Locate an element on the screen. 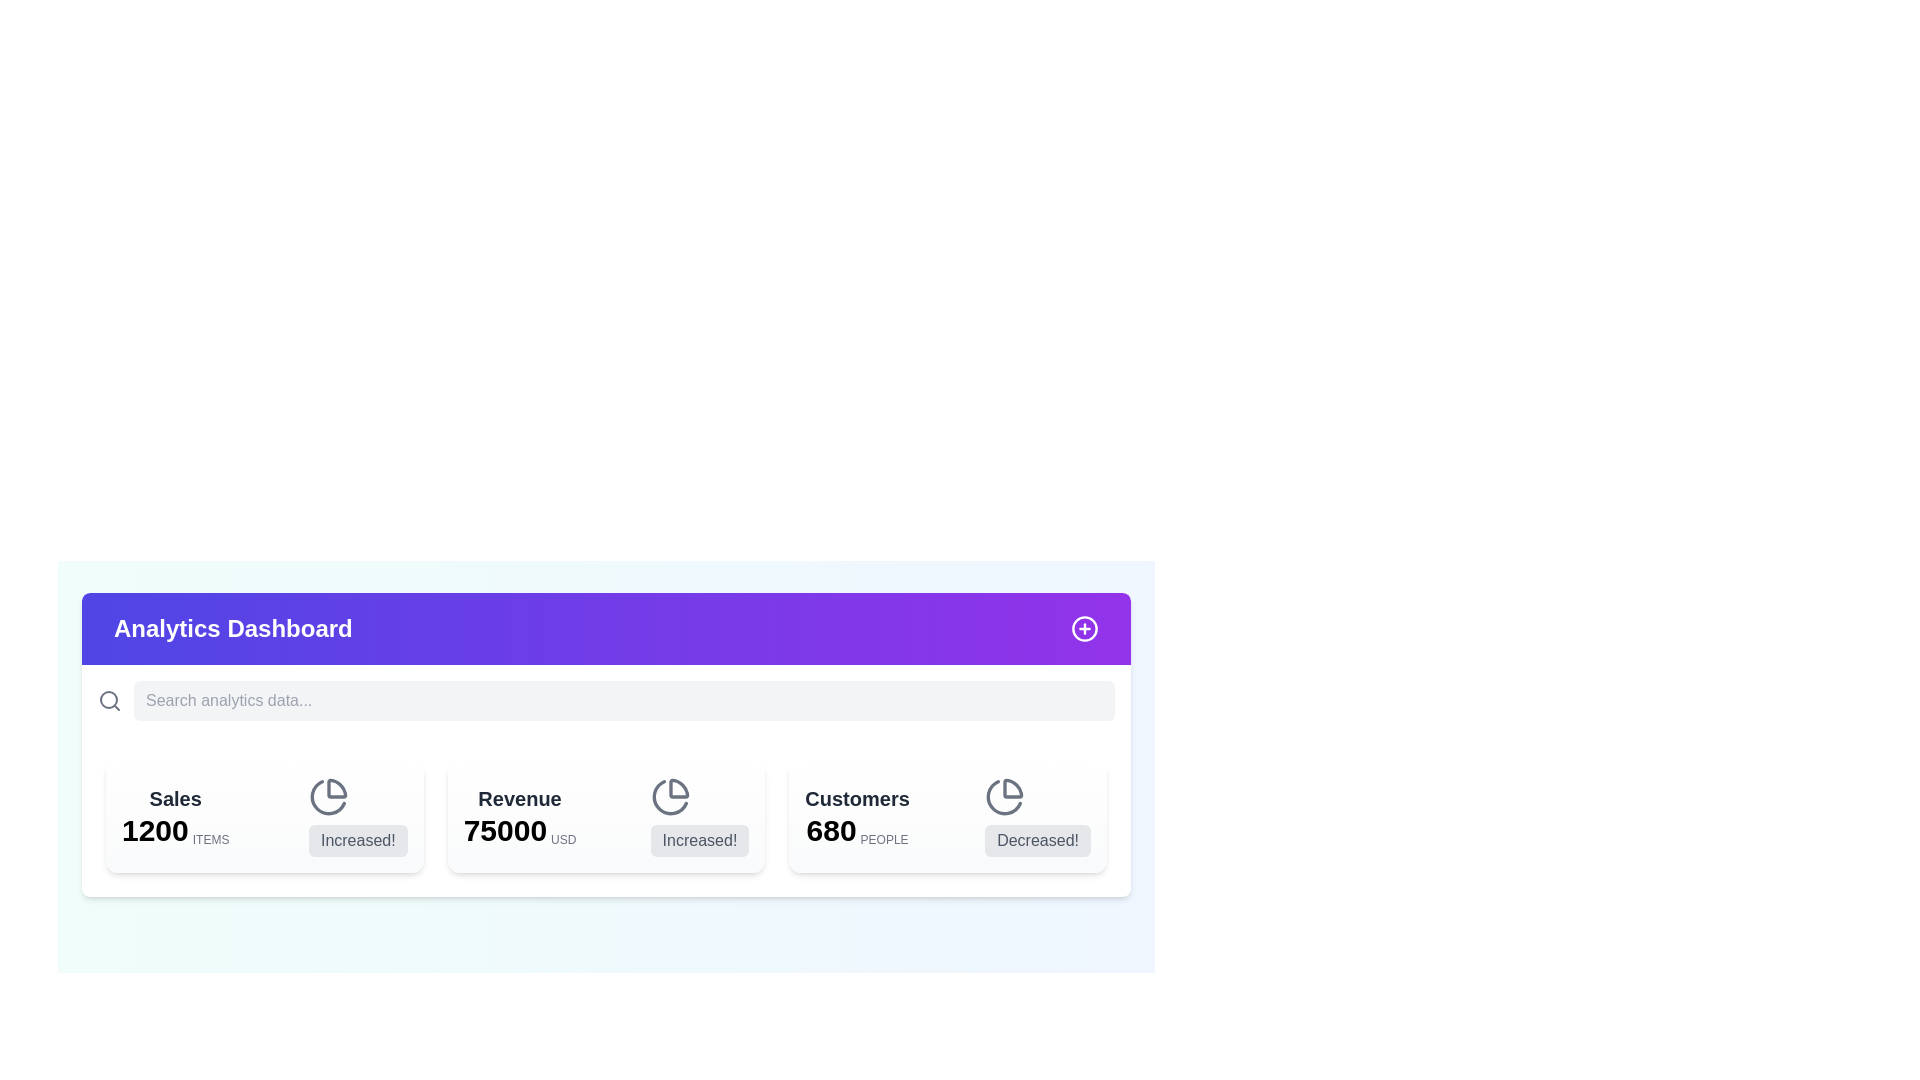 The width and height of the screenshot is (1920, 1080). the text label element displaying 'Analytics Dashboard' in bold, large styling with a white font on a gradient background from indigo to purple is located at coordinates (233, 627).